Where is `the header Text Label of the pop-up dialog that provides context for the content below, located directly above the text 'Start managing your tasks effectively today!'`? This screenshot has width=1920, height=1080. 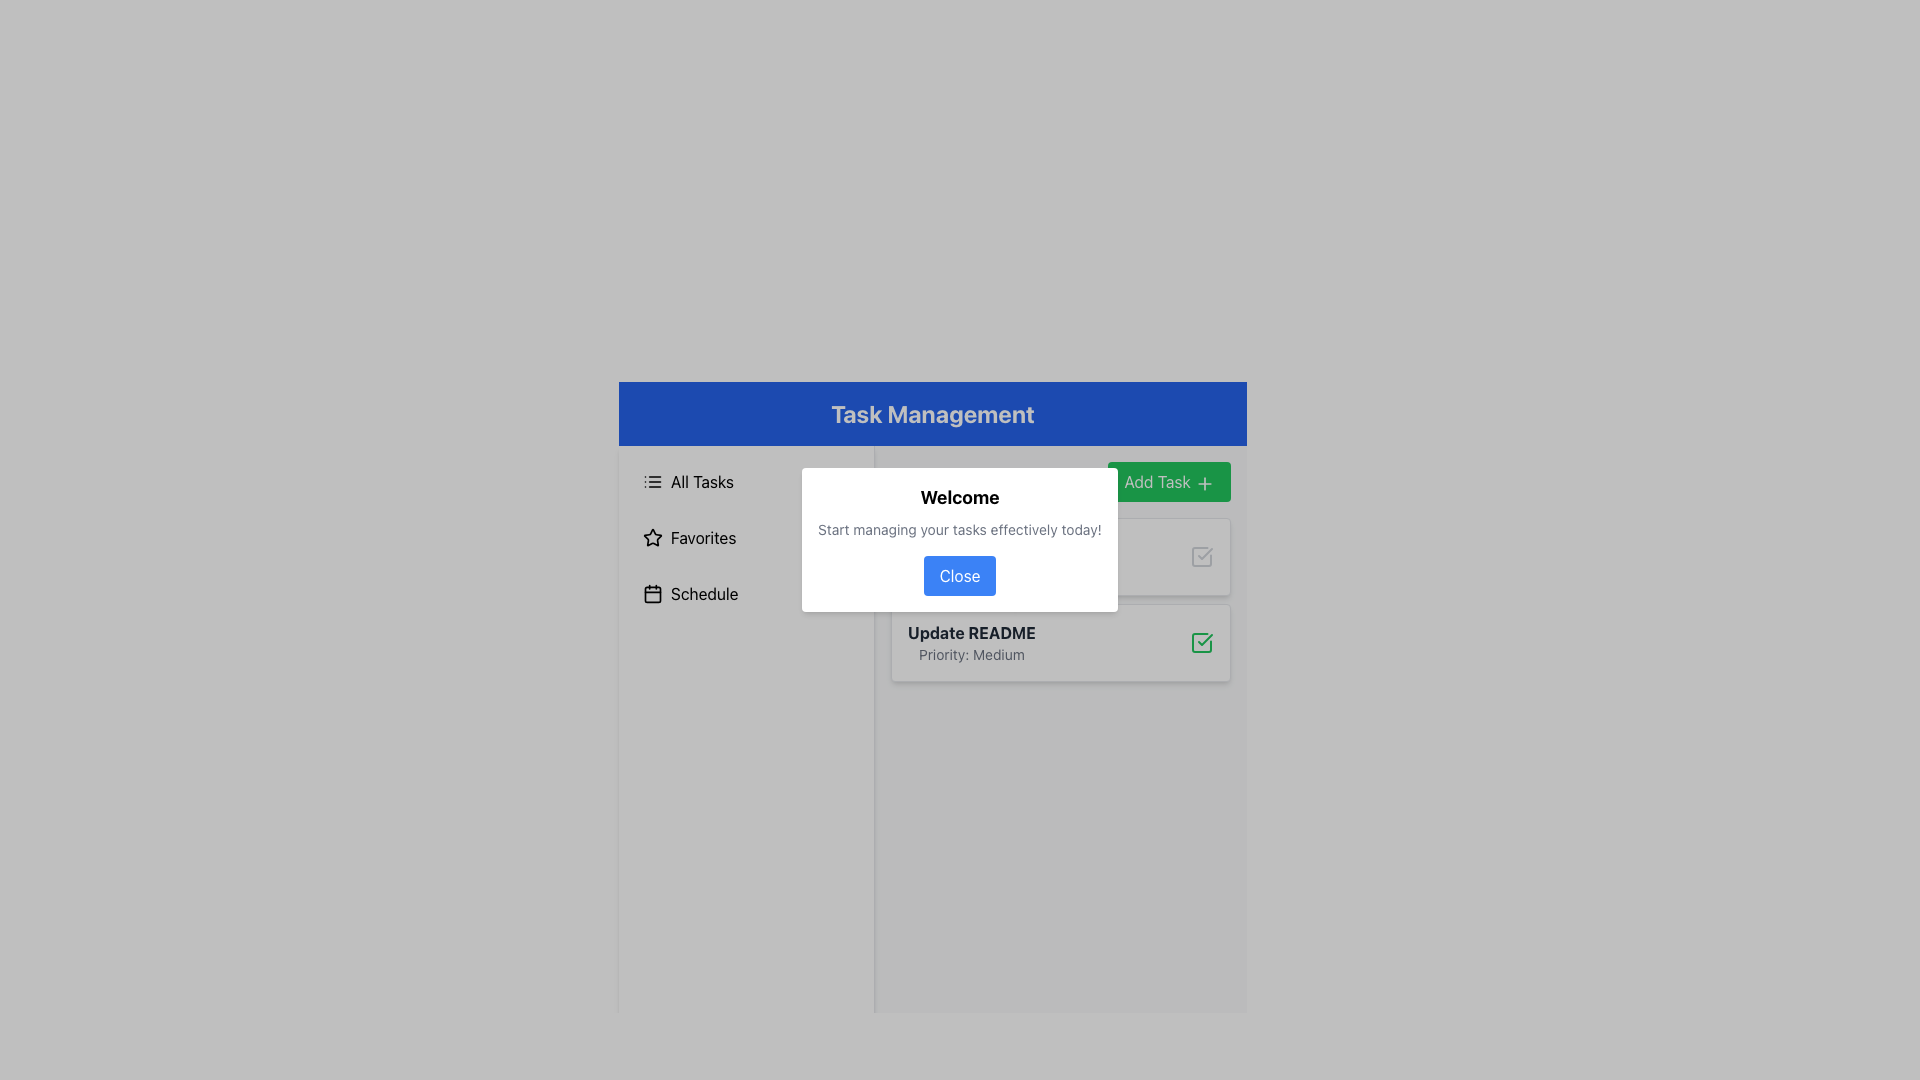 the header Text Label of the pop-up dialog that provides context for the content below, located directly above the text 'Start managing your tasks effectively today!' is located at coordinates (960, 496).